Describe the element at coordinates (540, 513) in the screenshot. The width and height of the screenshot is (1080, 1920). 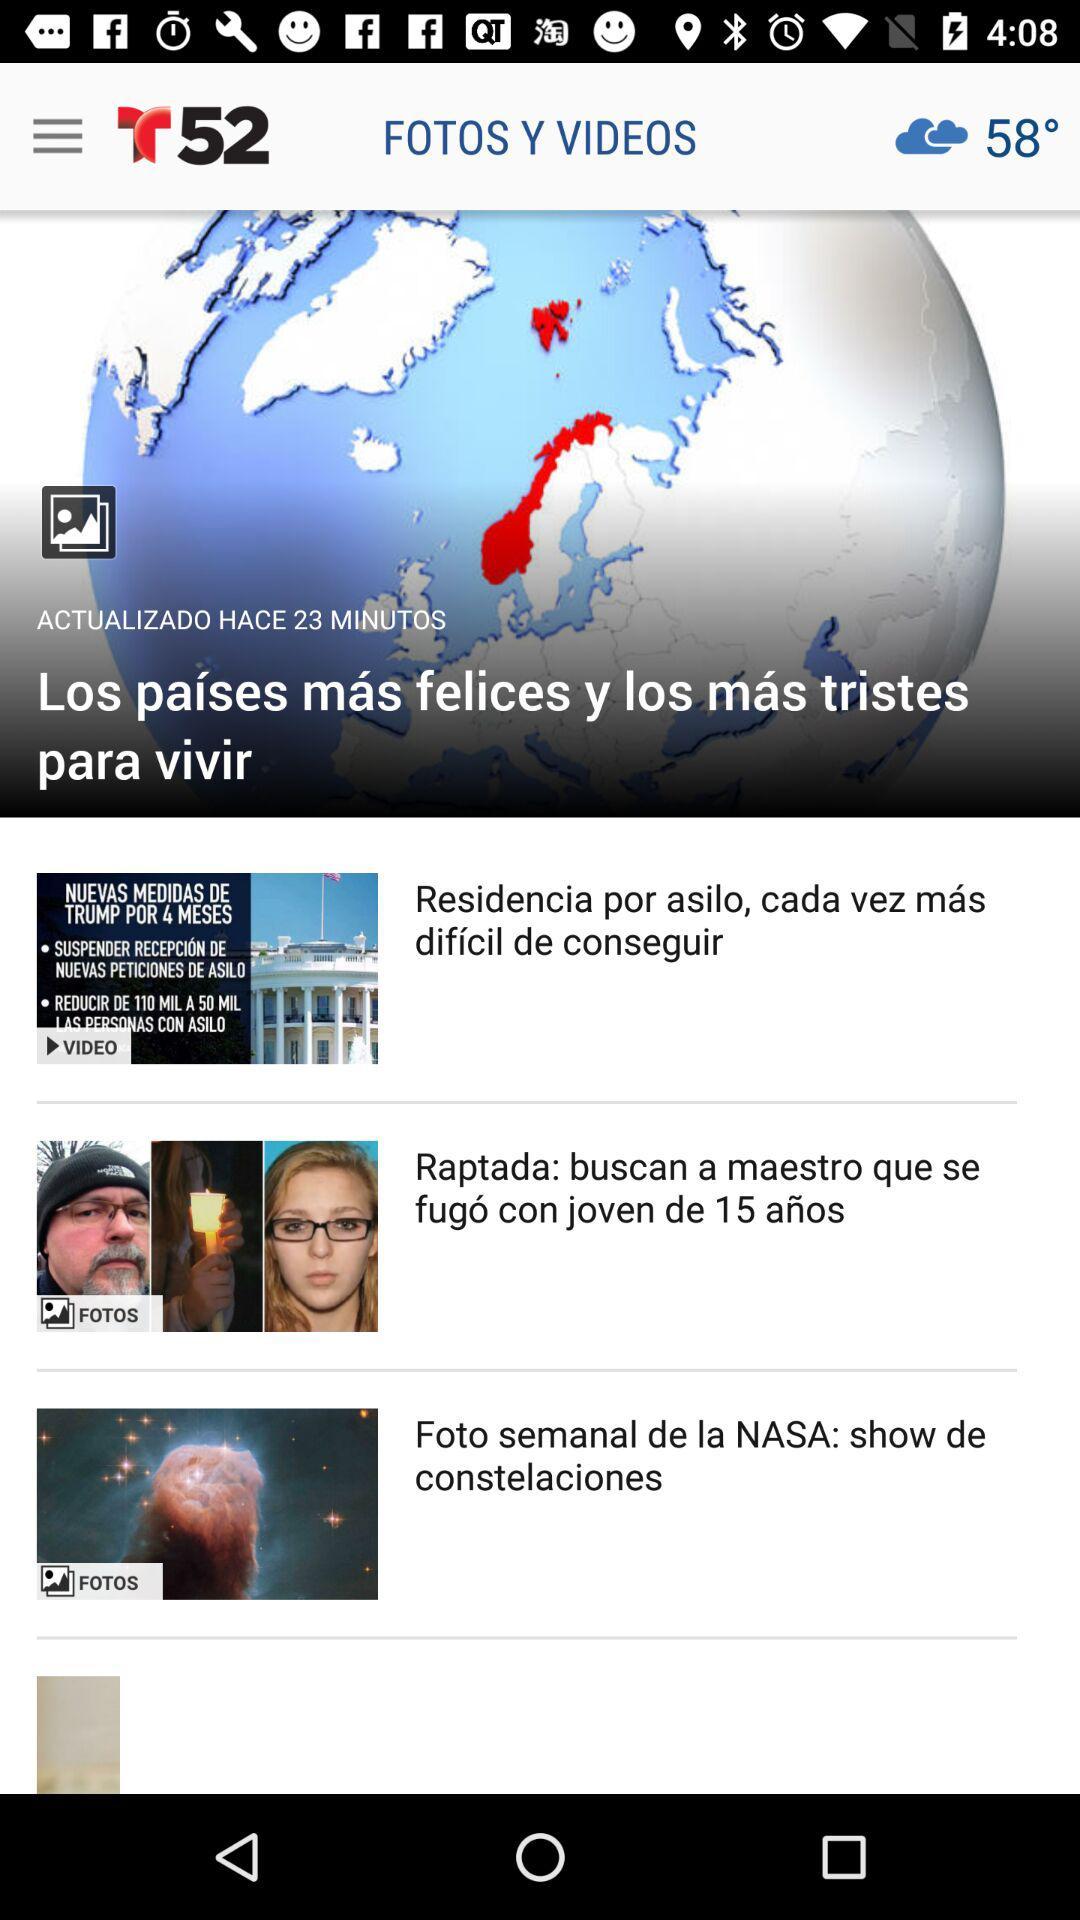
I see `news article` at that location.